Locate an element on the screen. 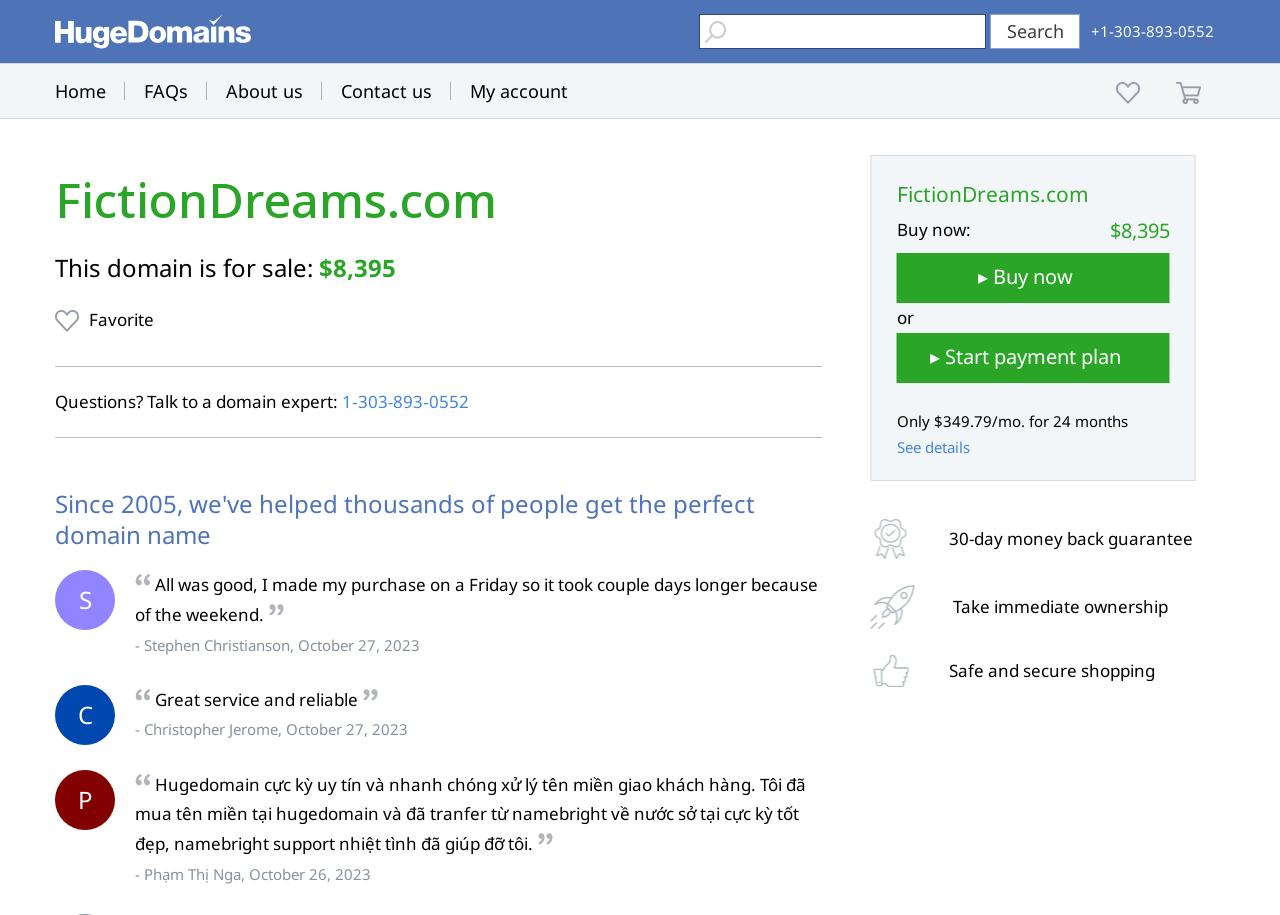  'P' is located at coordinates (83, 797).